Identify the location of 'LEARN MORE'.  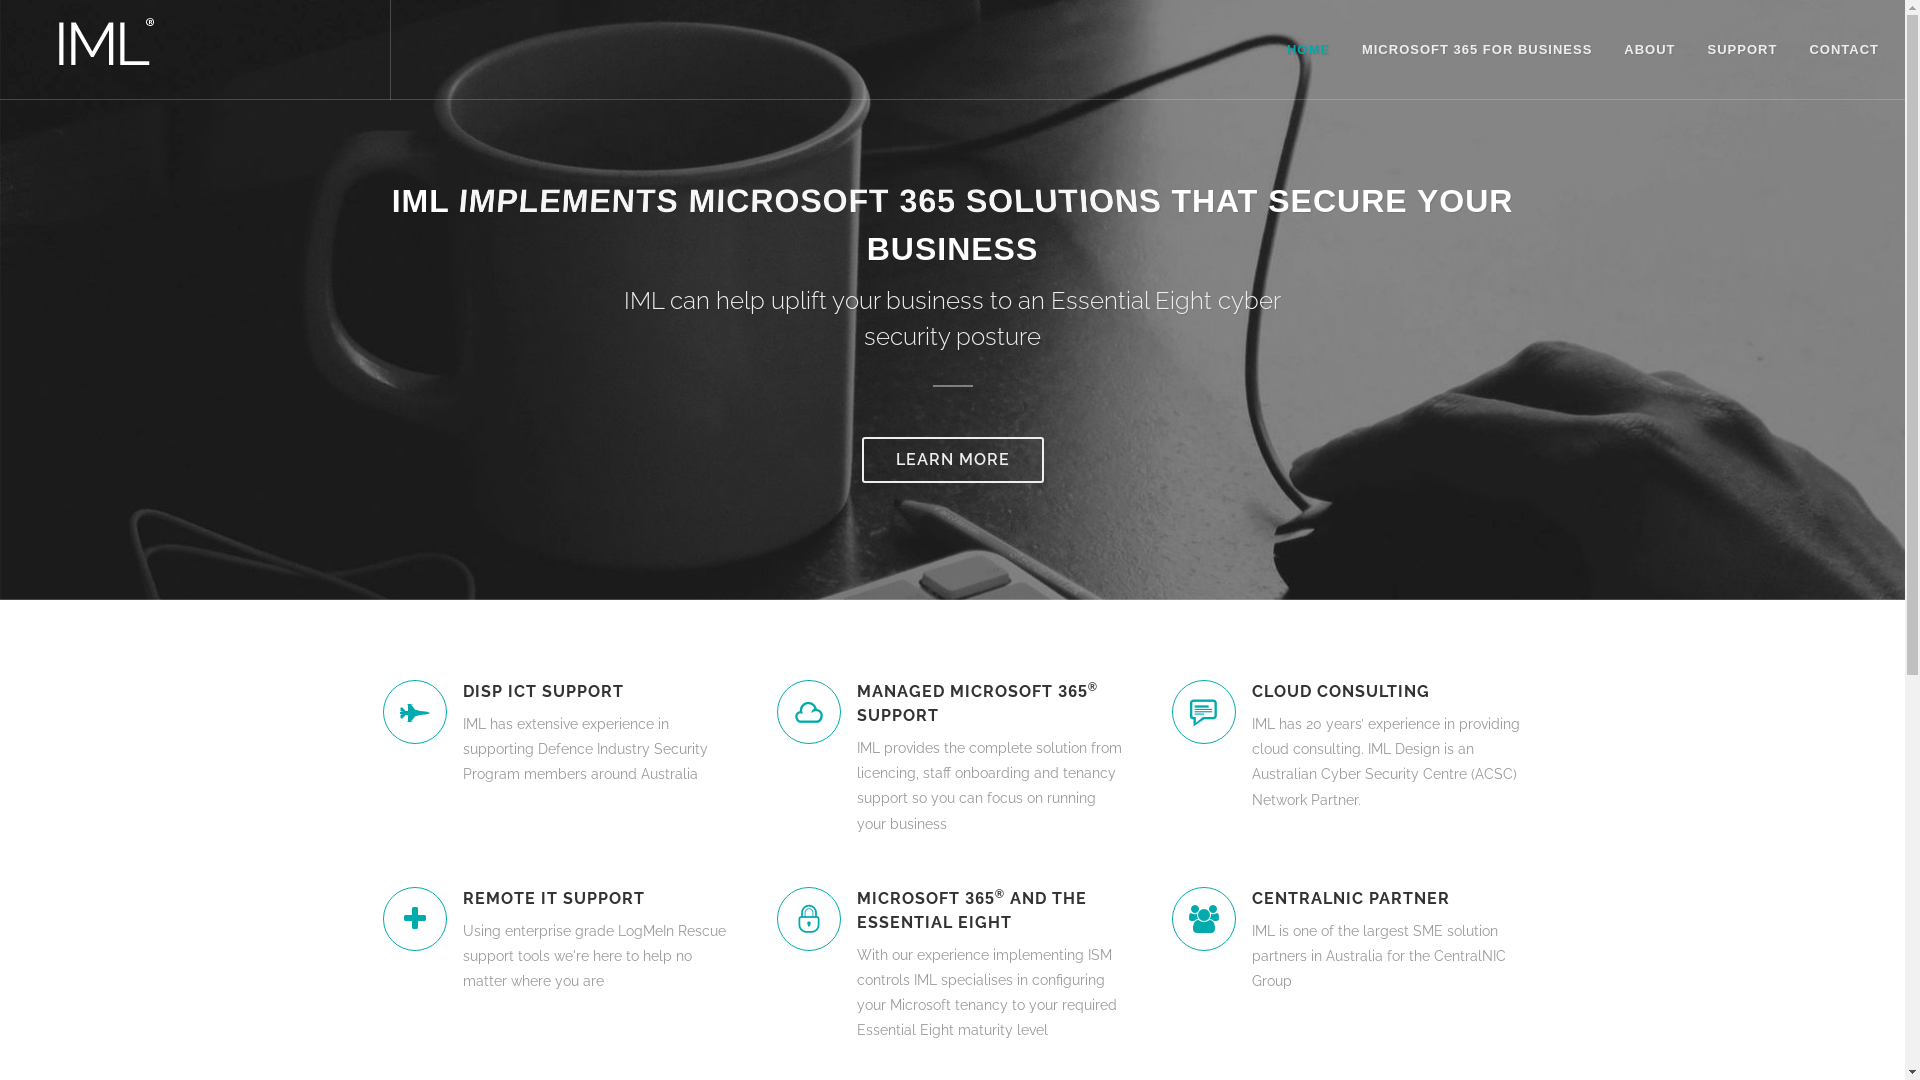
(952, 459).